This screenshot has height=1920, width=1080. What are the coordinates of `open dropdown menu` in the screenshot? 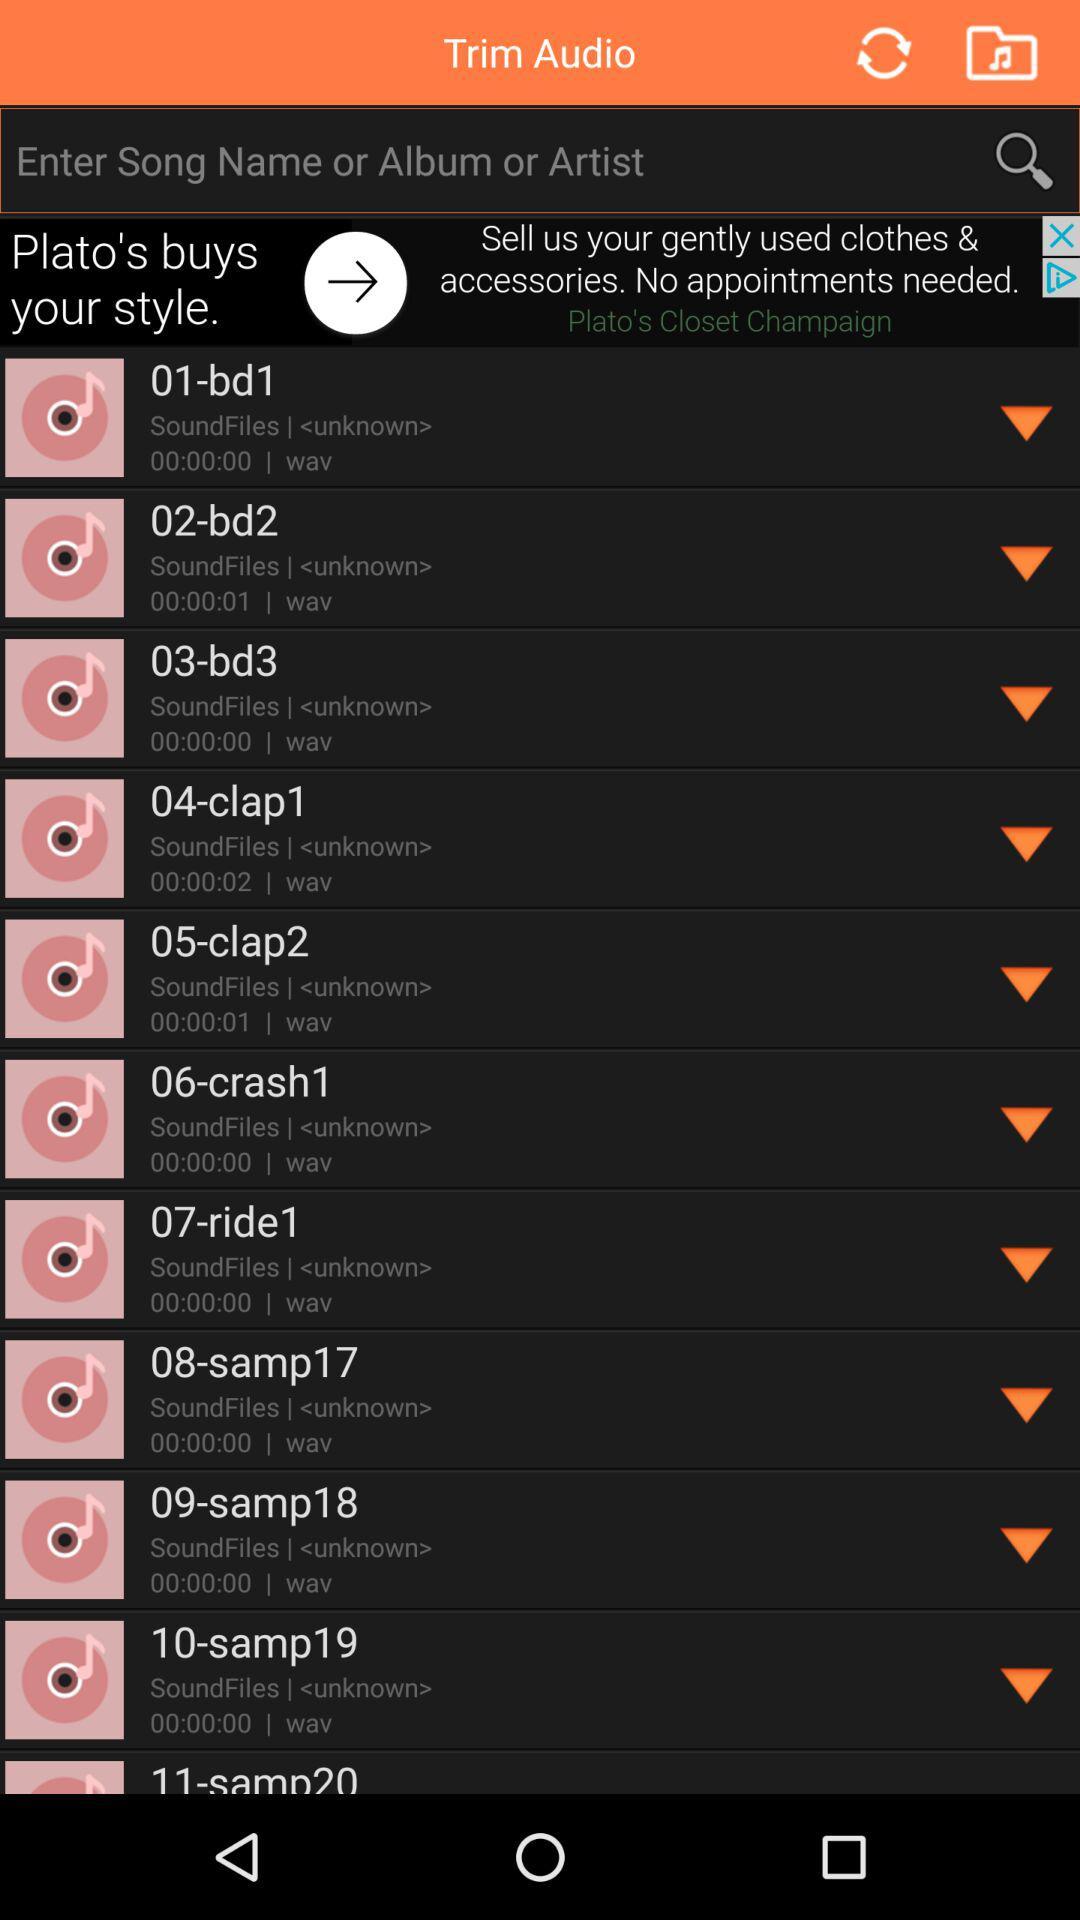 It's located at (1027, 1398).